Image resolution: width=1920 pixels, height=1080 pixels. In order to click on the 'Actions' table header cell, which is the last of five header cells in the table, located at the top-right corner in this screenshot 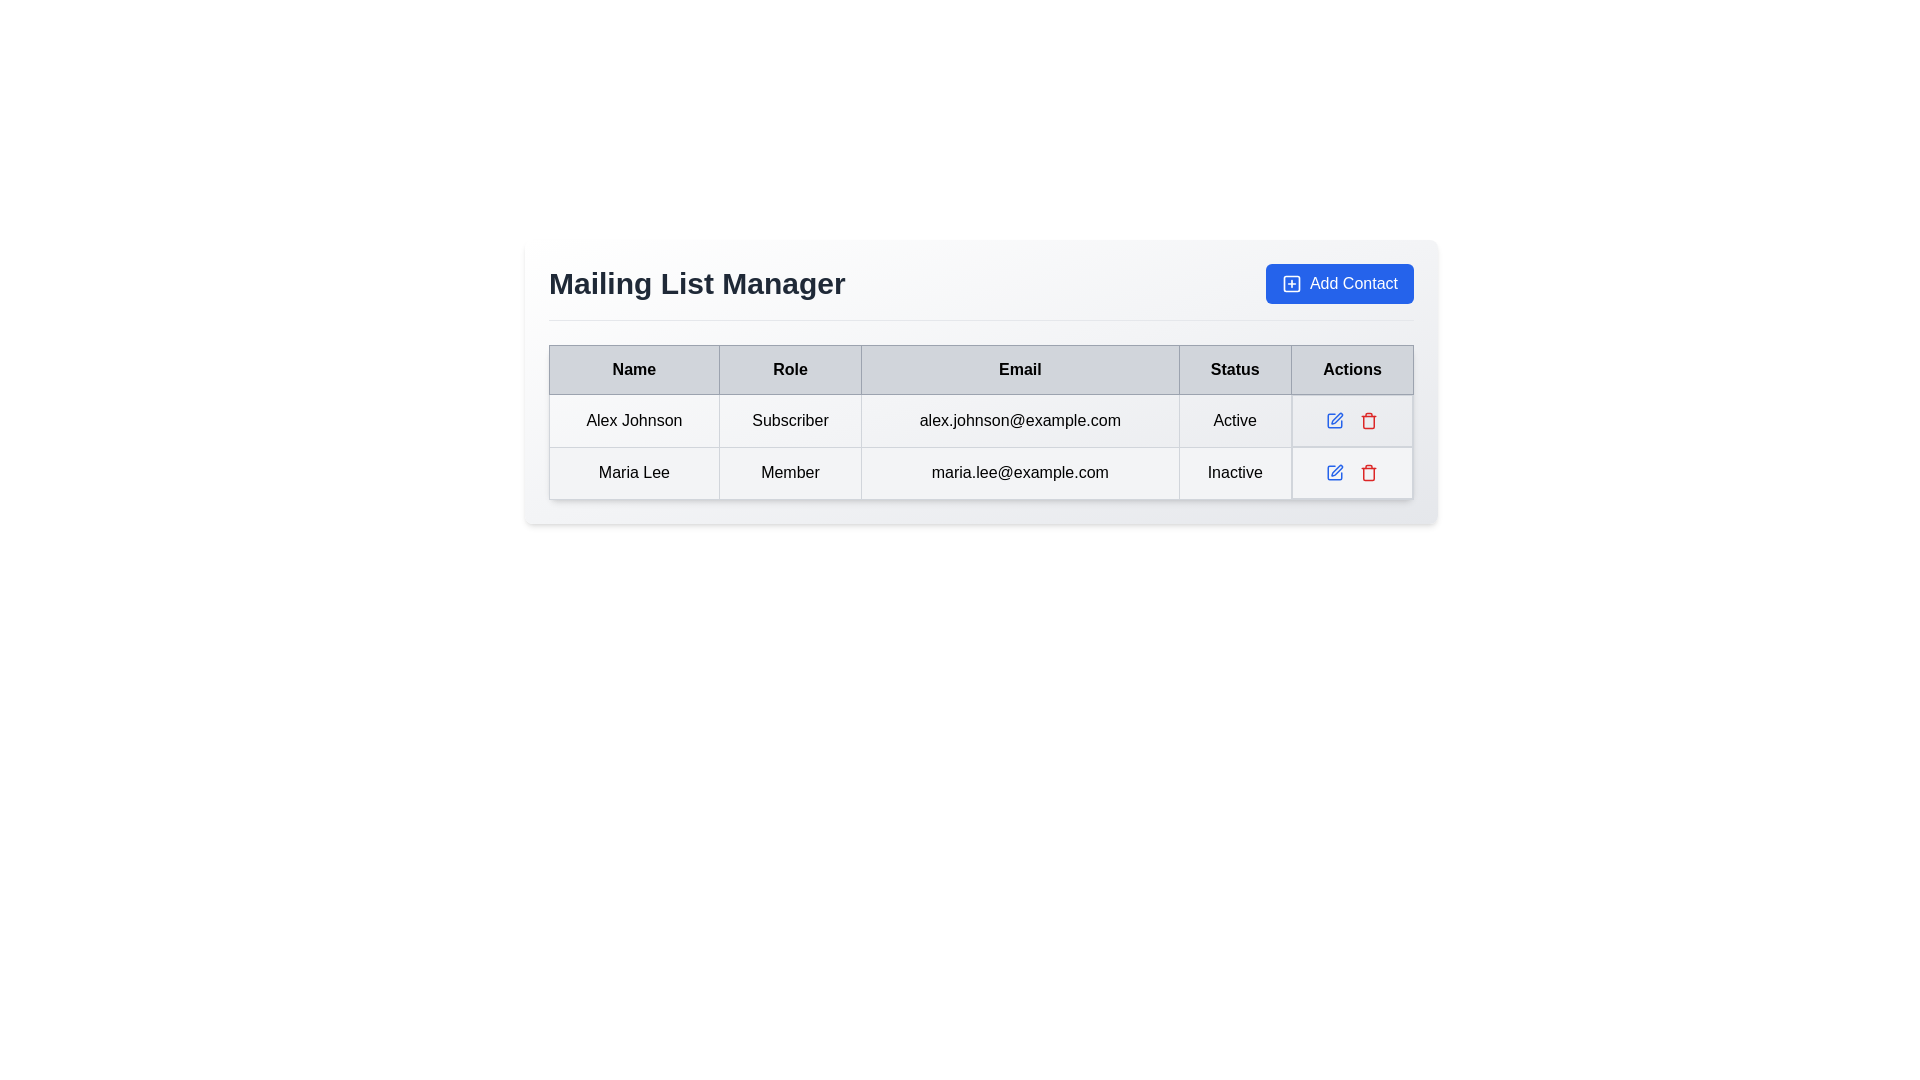, I will do `click(1352, 370)`.